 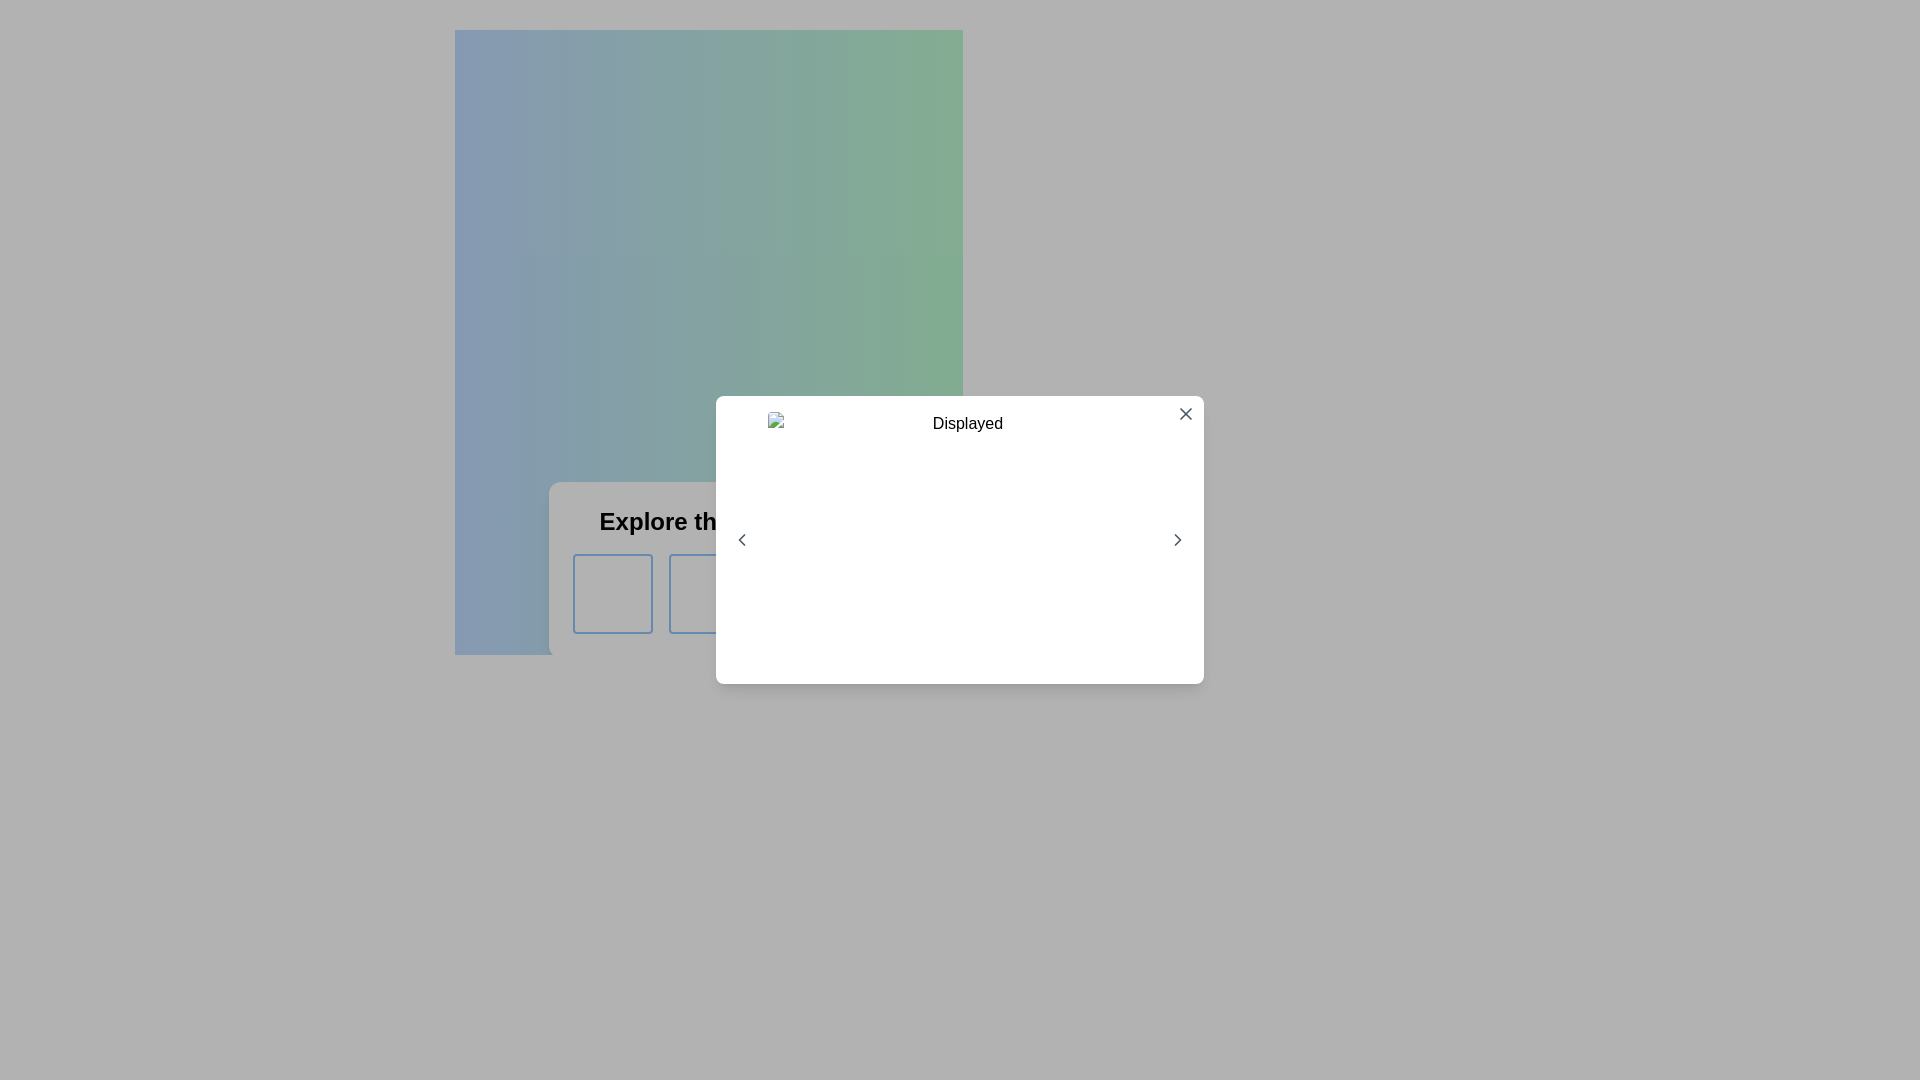 I want to click on the Icon button (Chevron Left) which serves as a navigation control, so click(x=741, y=540).